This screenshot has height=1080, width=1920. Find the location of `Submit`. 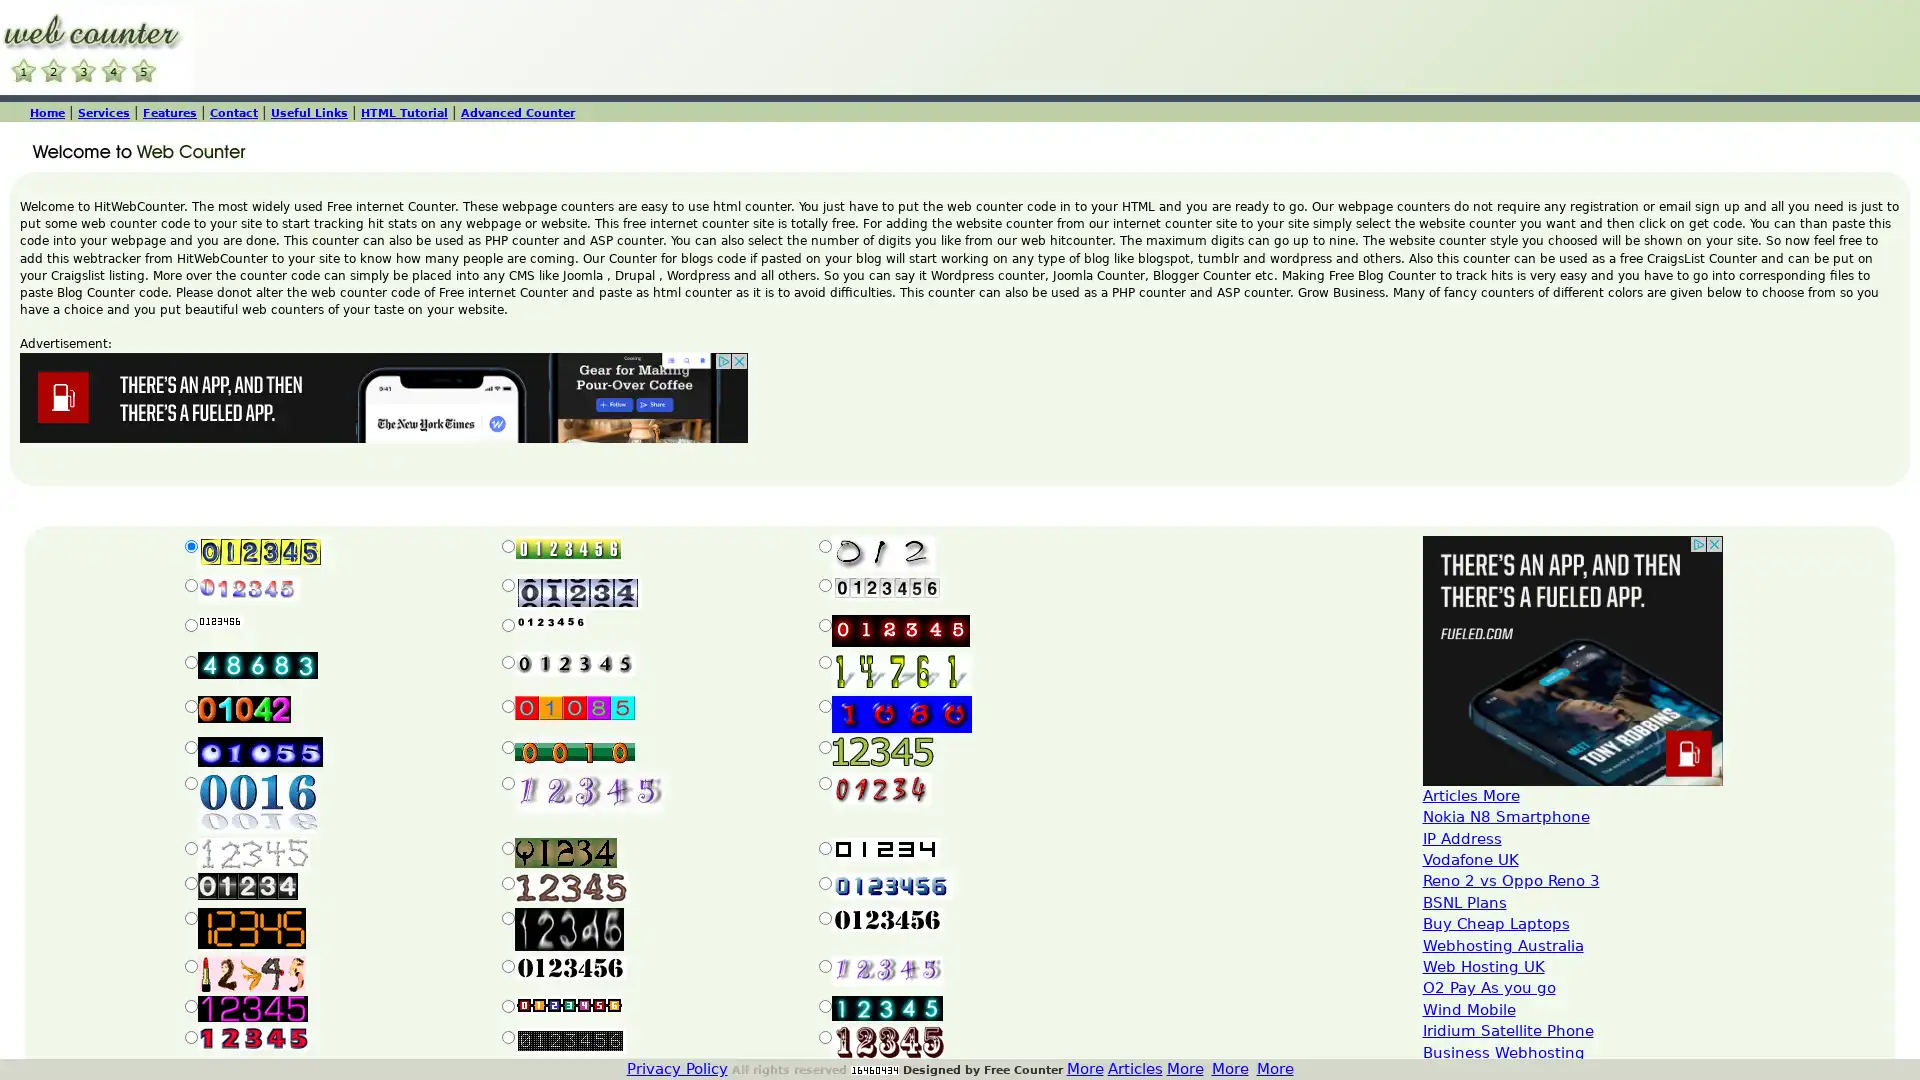

Submit is located at coordinates (257, 664).